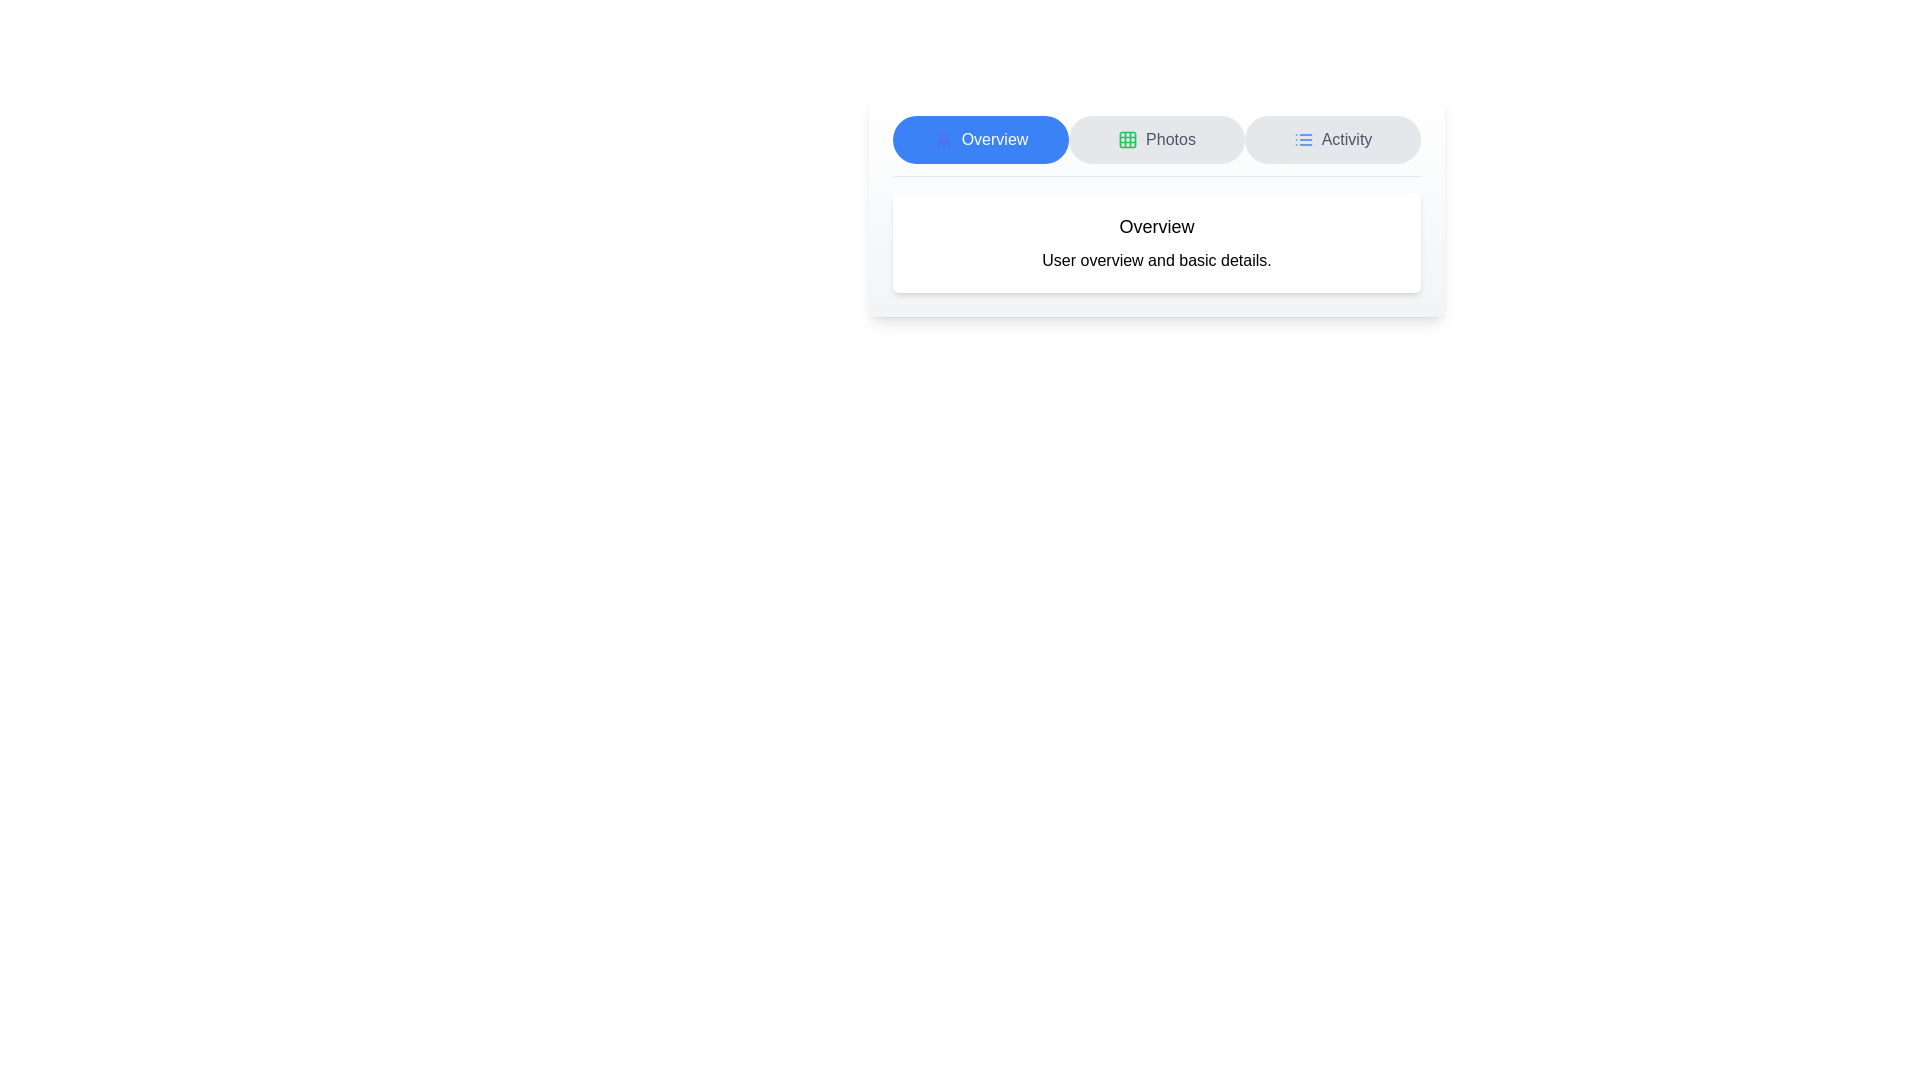  What do you see at coordinates (980, 138) in the screenshot?
I see `the Overview tab by clicking on its corresponding button` at bounding box center [980, 138].